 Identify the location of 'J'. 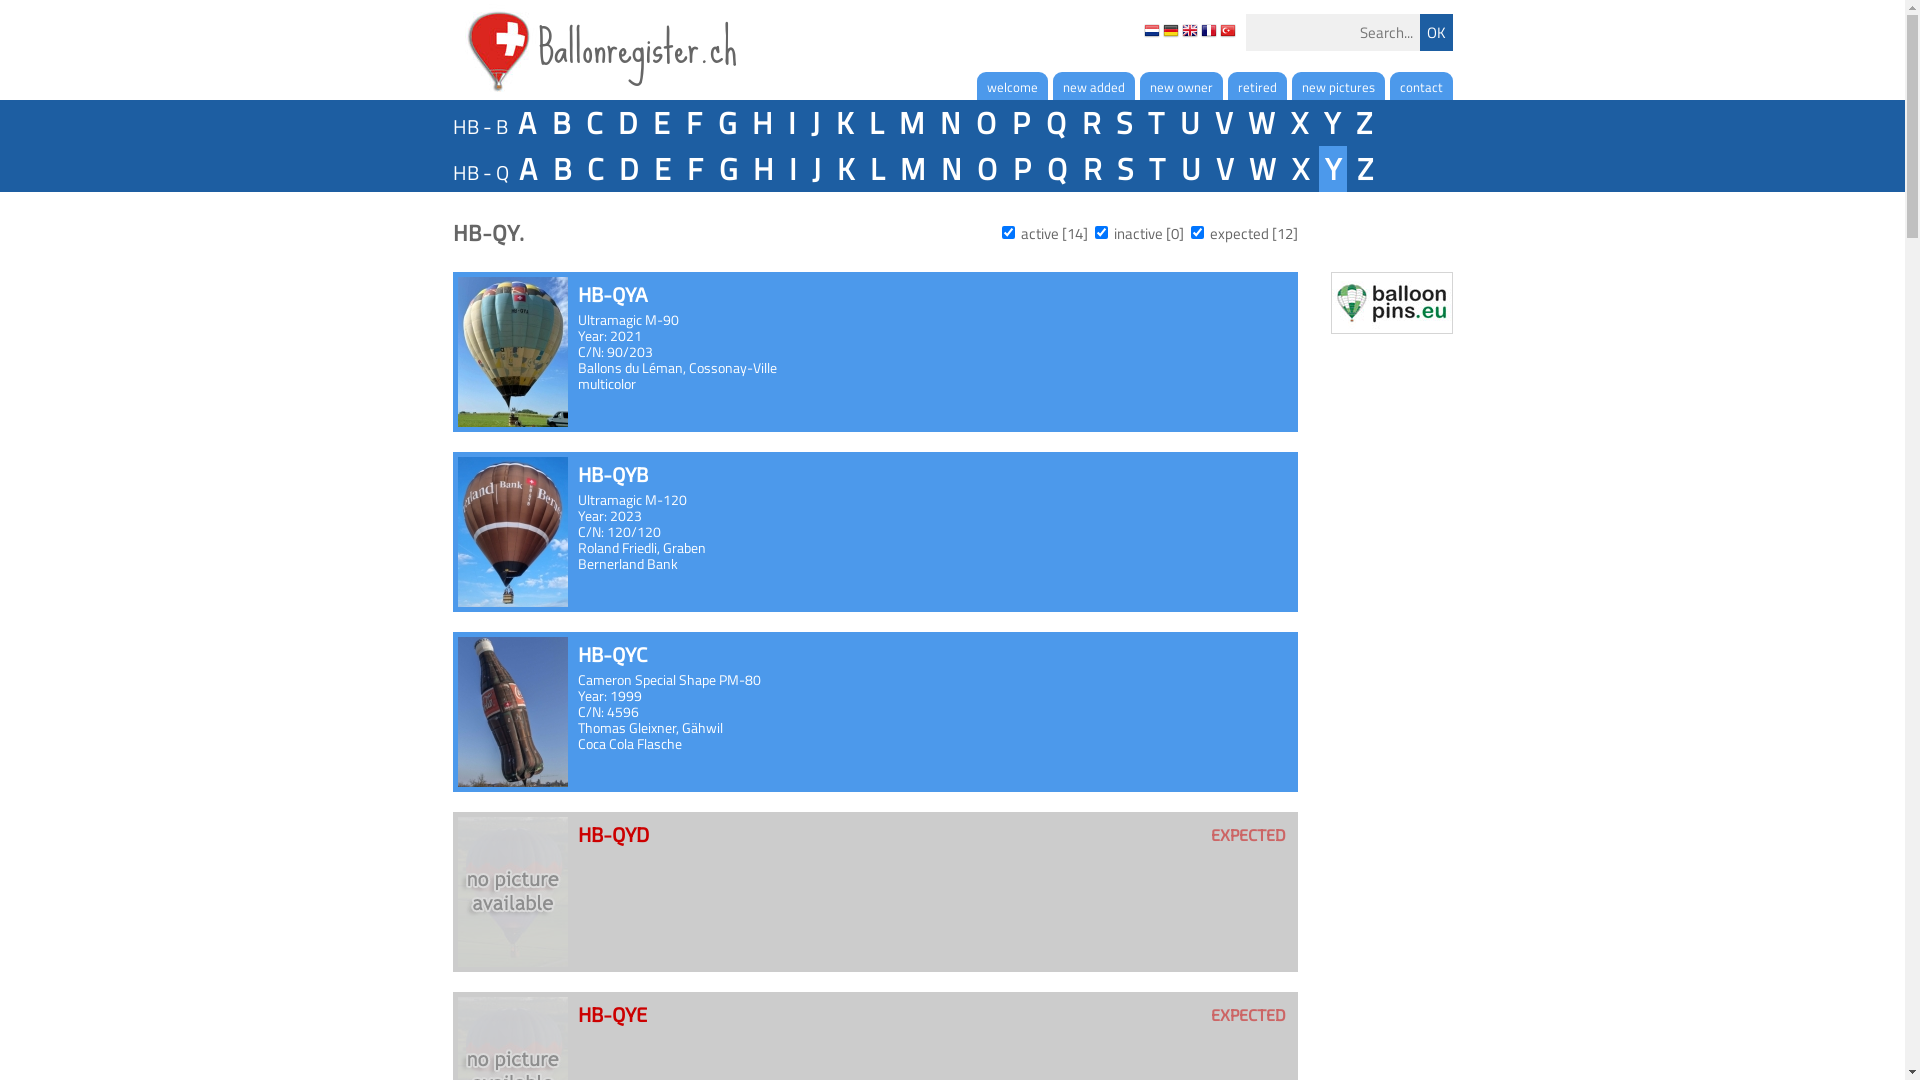
(806, 168).